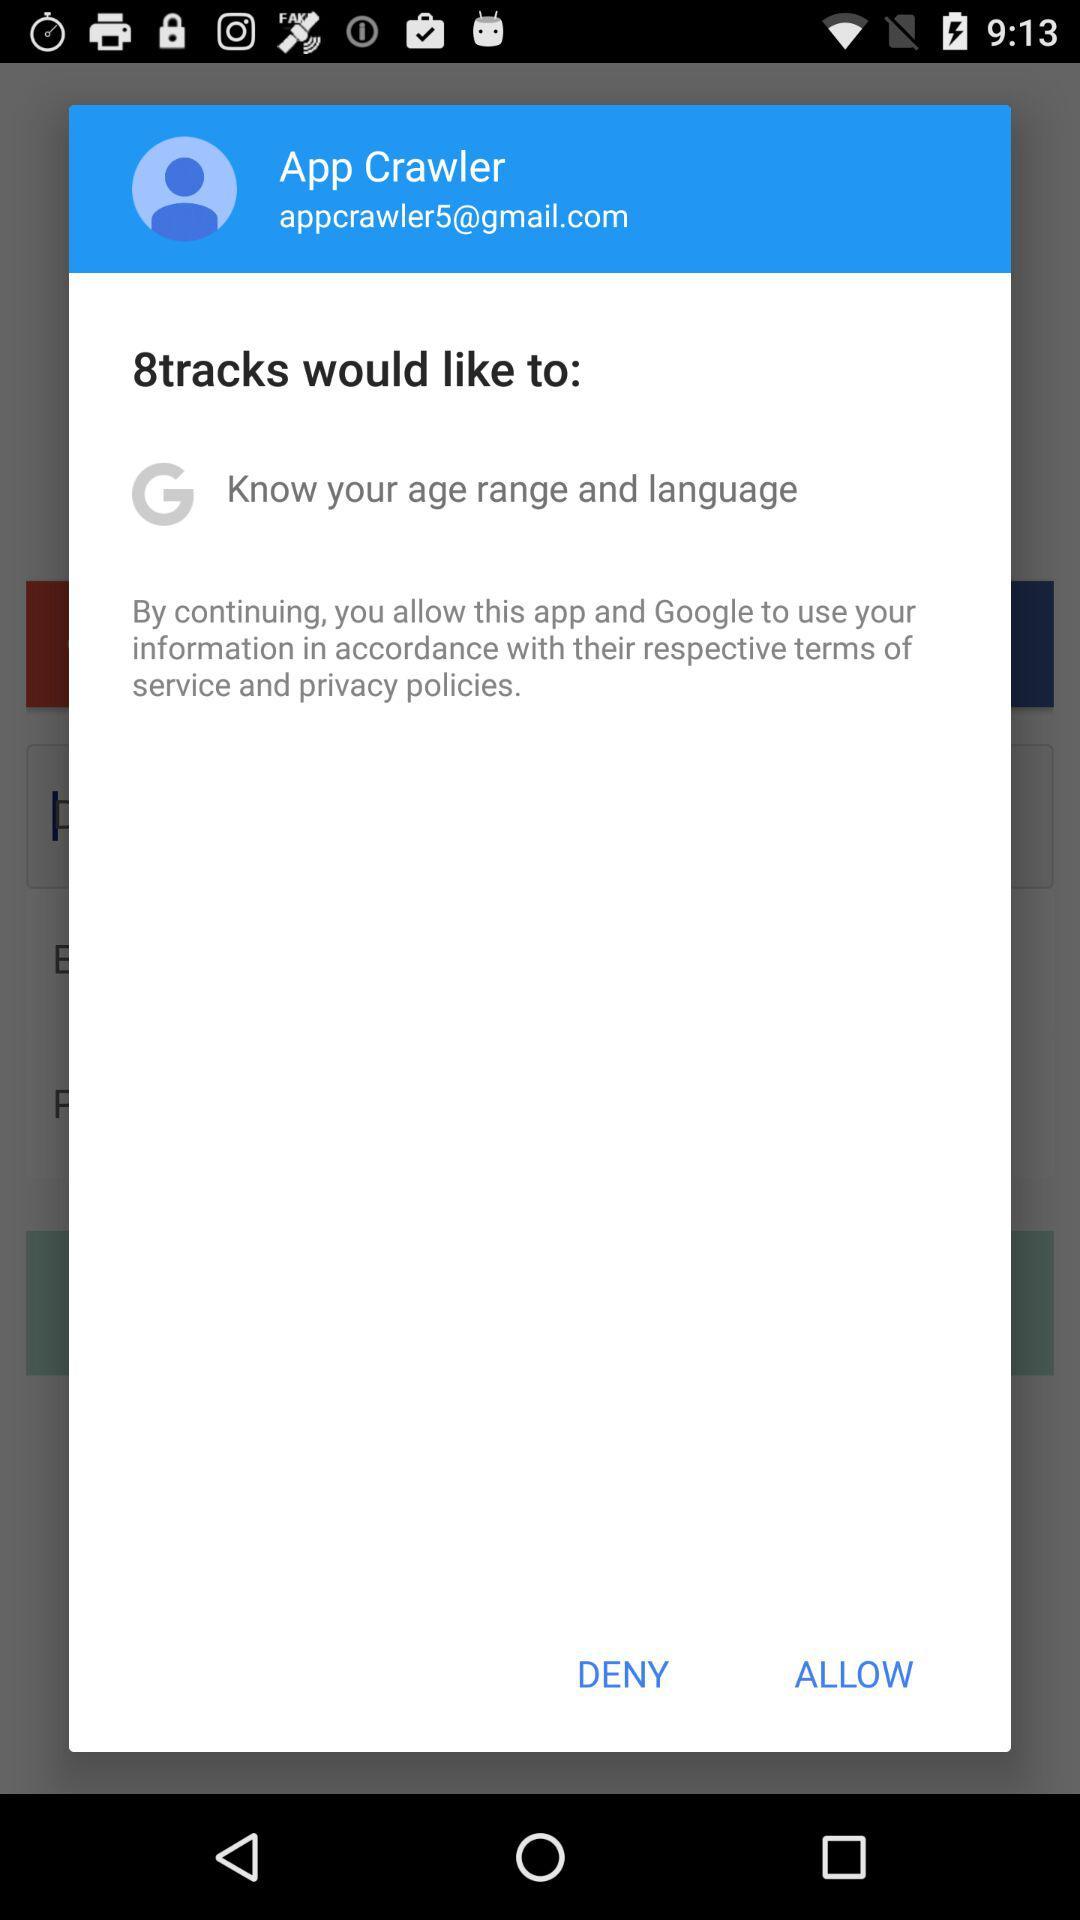  I want to click on the button next to allow icon, so click(621, 1673).